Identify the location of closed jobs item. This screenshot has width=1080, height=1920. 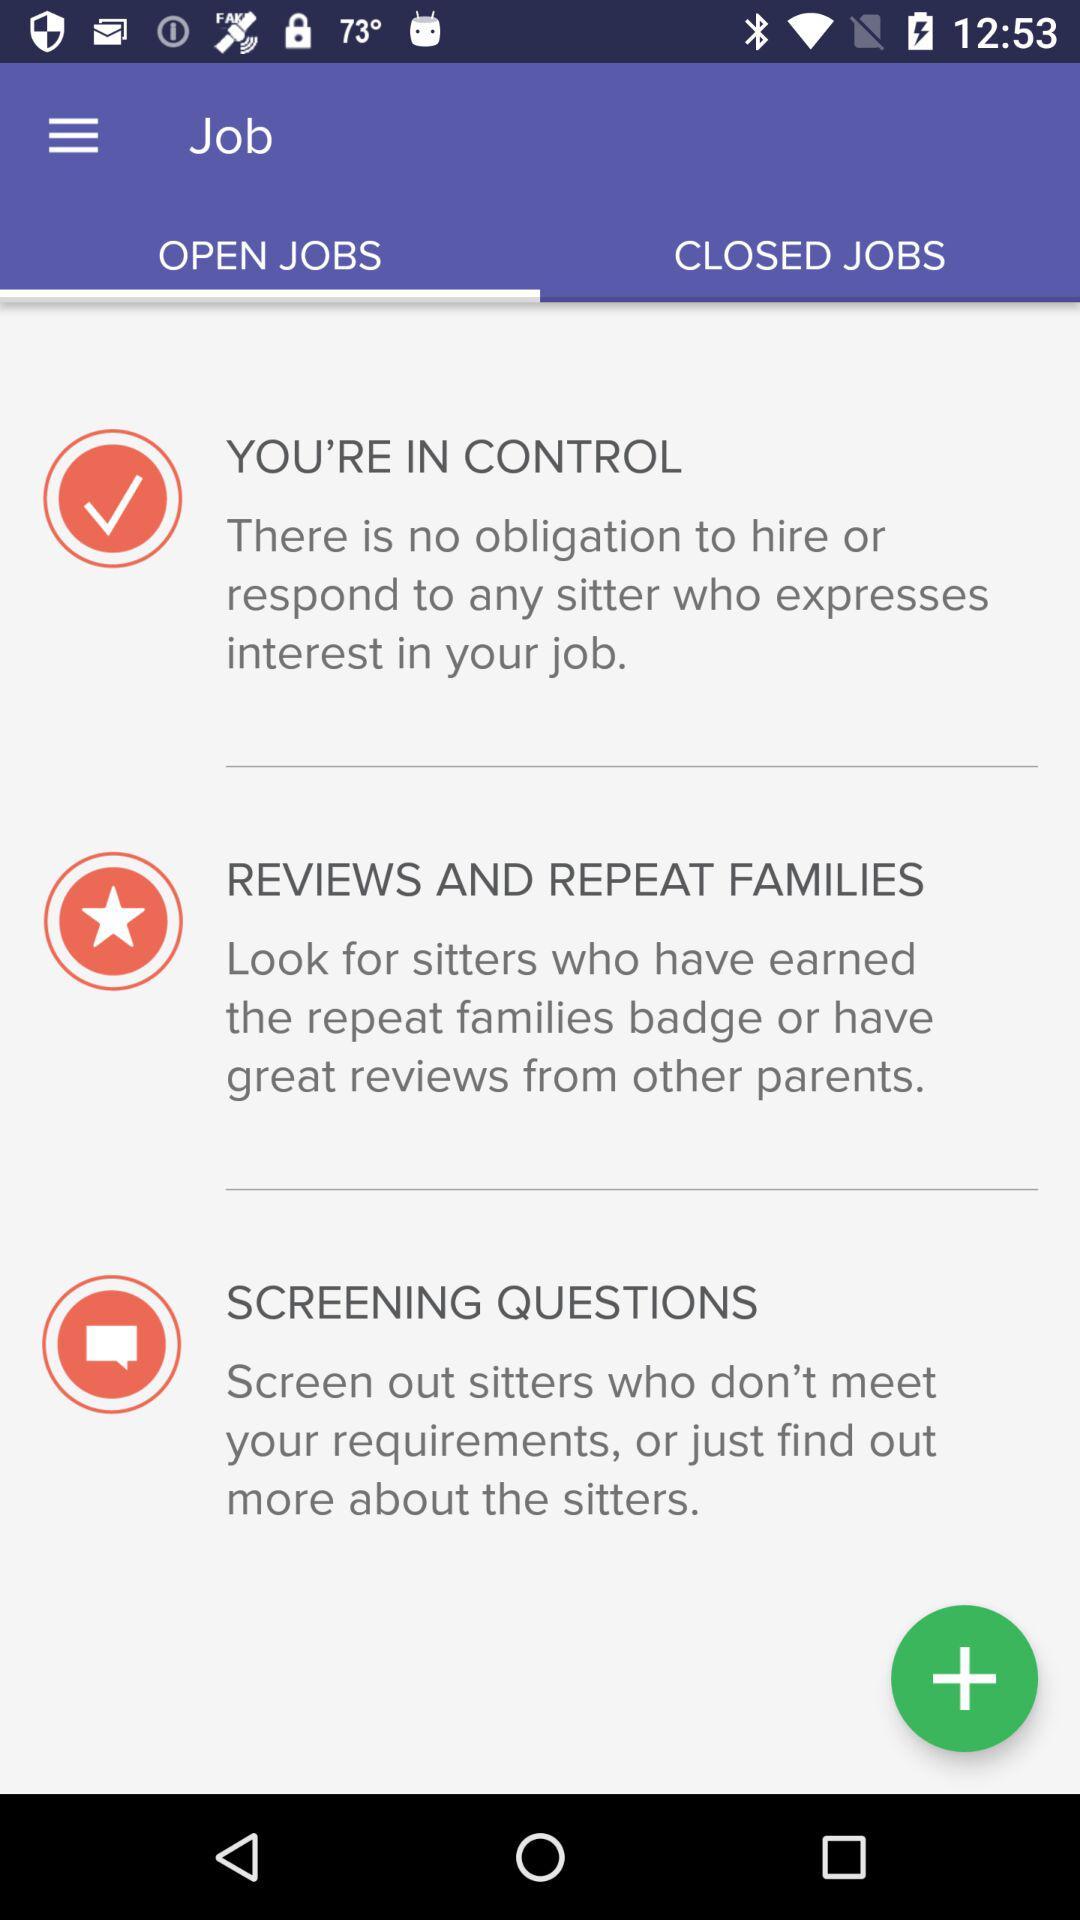
(810, 255).